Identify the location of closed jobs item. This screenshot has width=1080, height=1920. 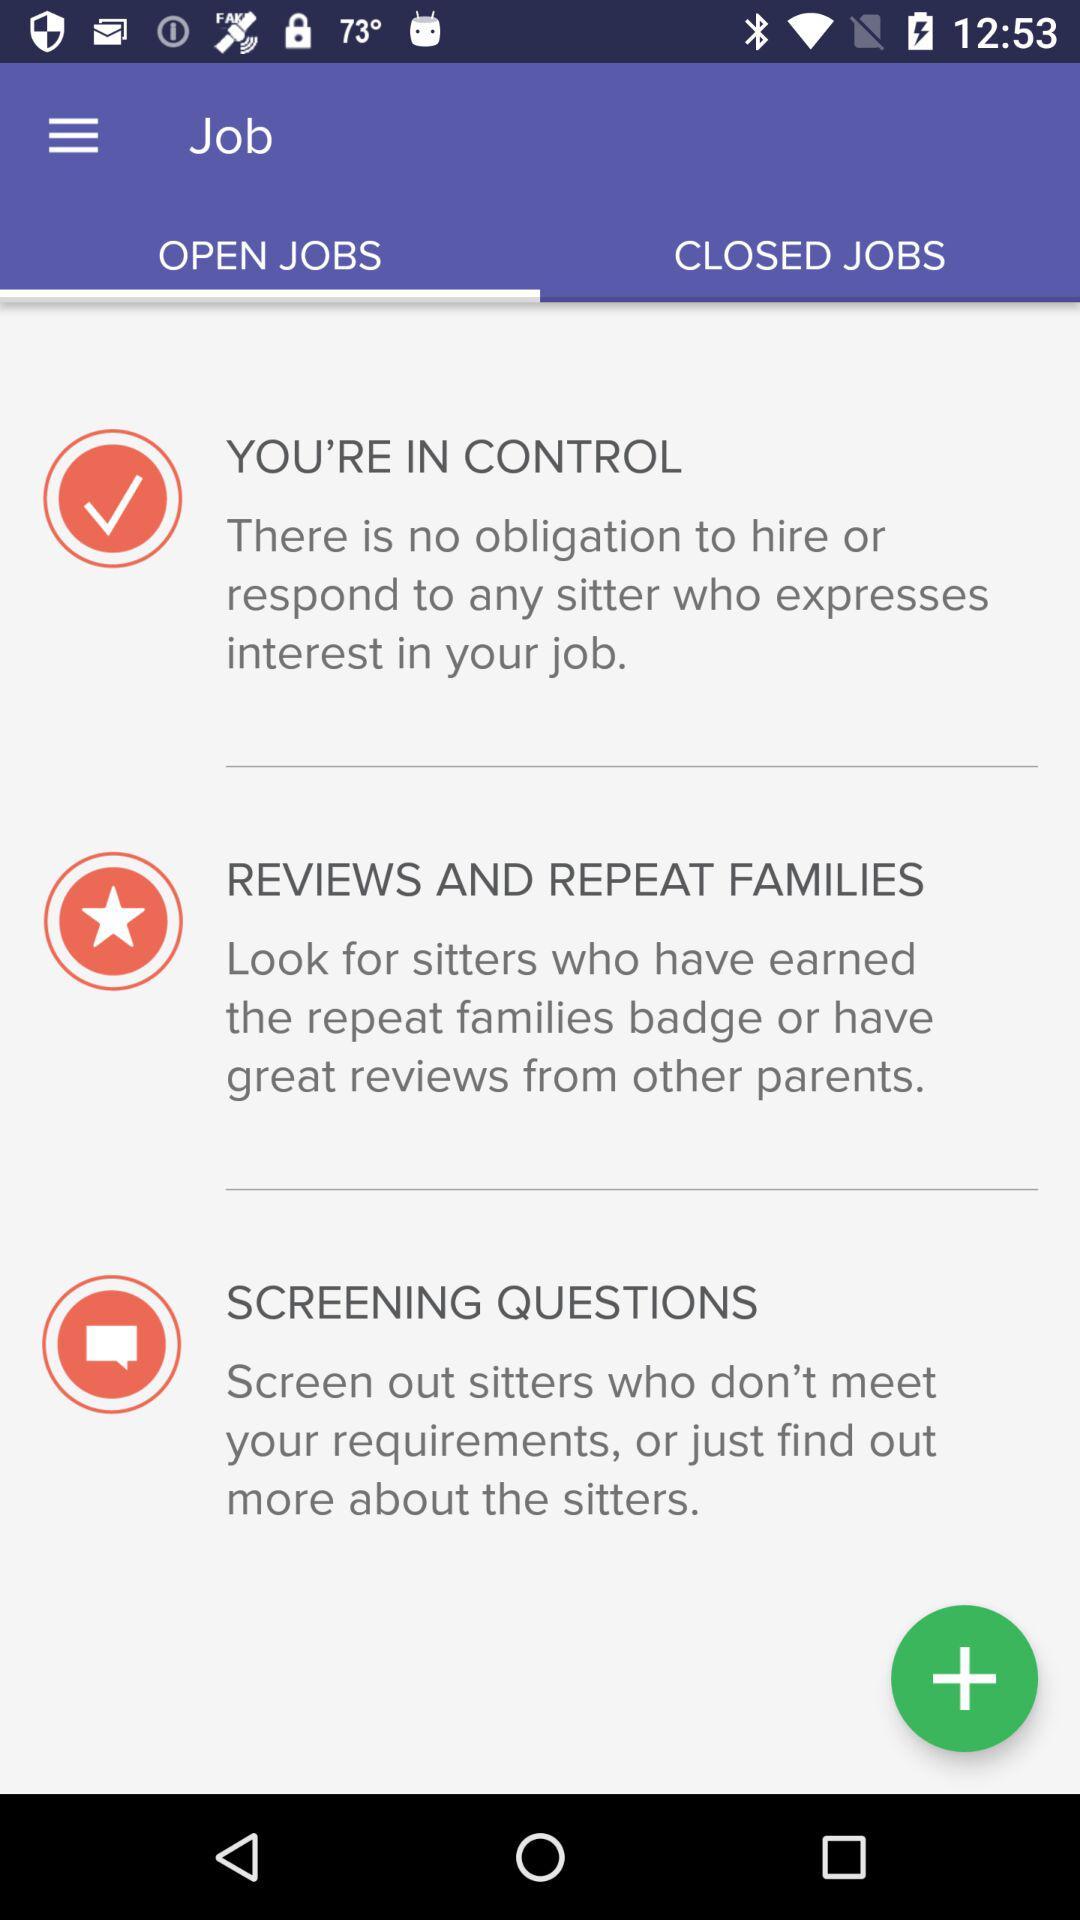
(810, 255).